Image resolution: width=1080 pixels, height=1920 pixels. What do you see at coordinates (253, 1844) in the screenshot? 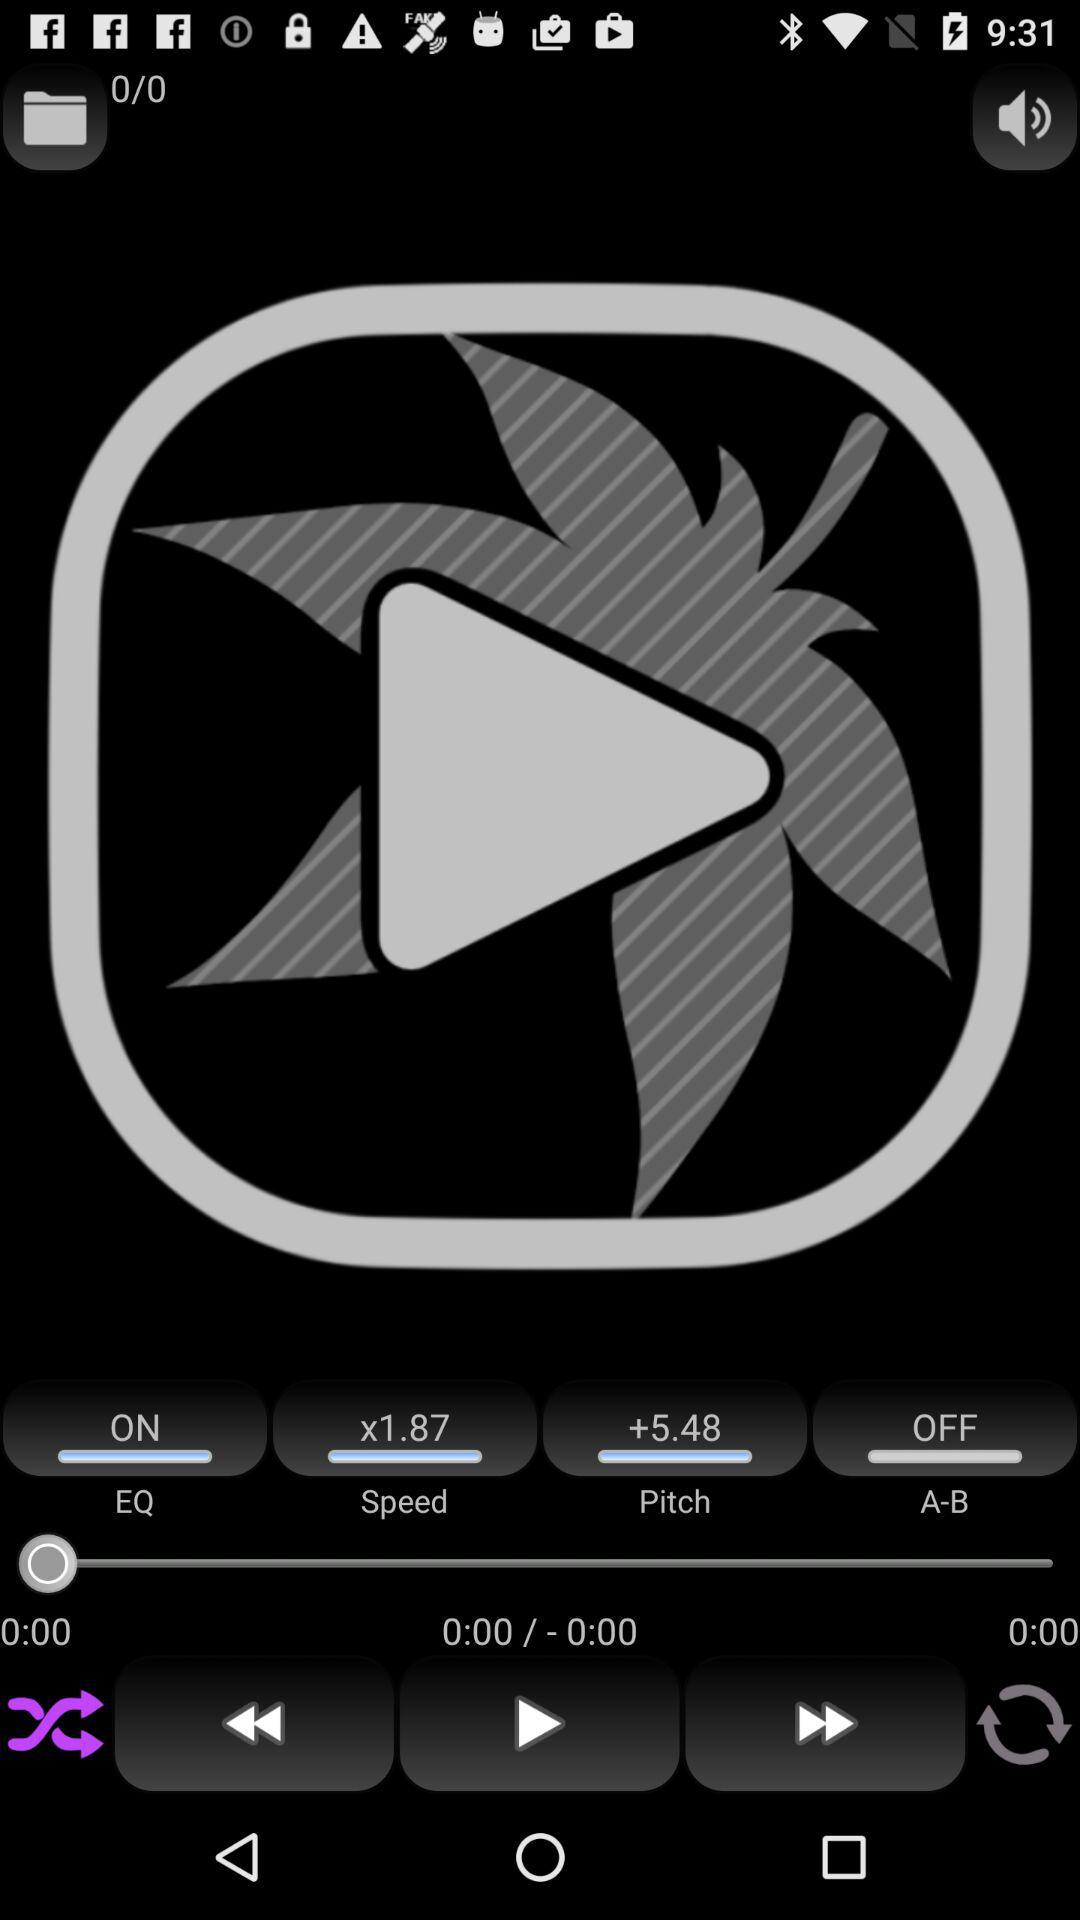
I see `the av_rewind icon` at bounding box center [253, 1844].